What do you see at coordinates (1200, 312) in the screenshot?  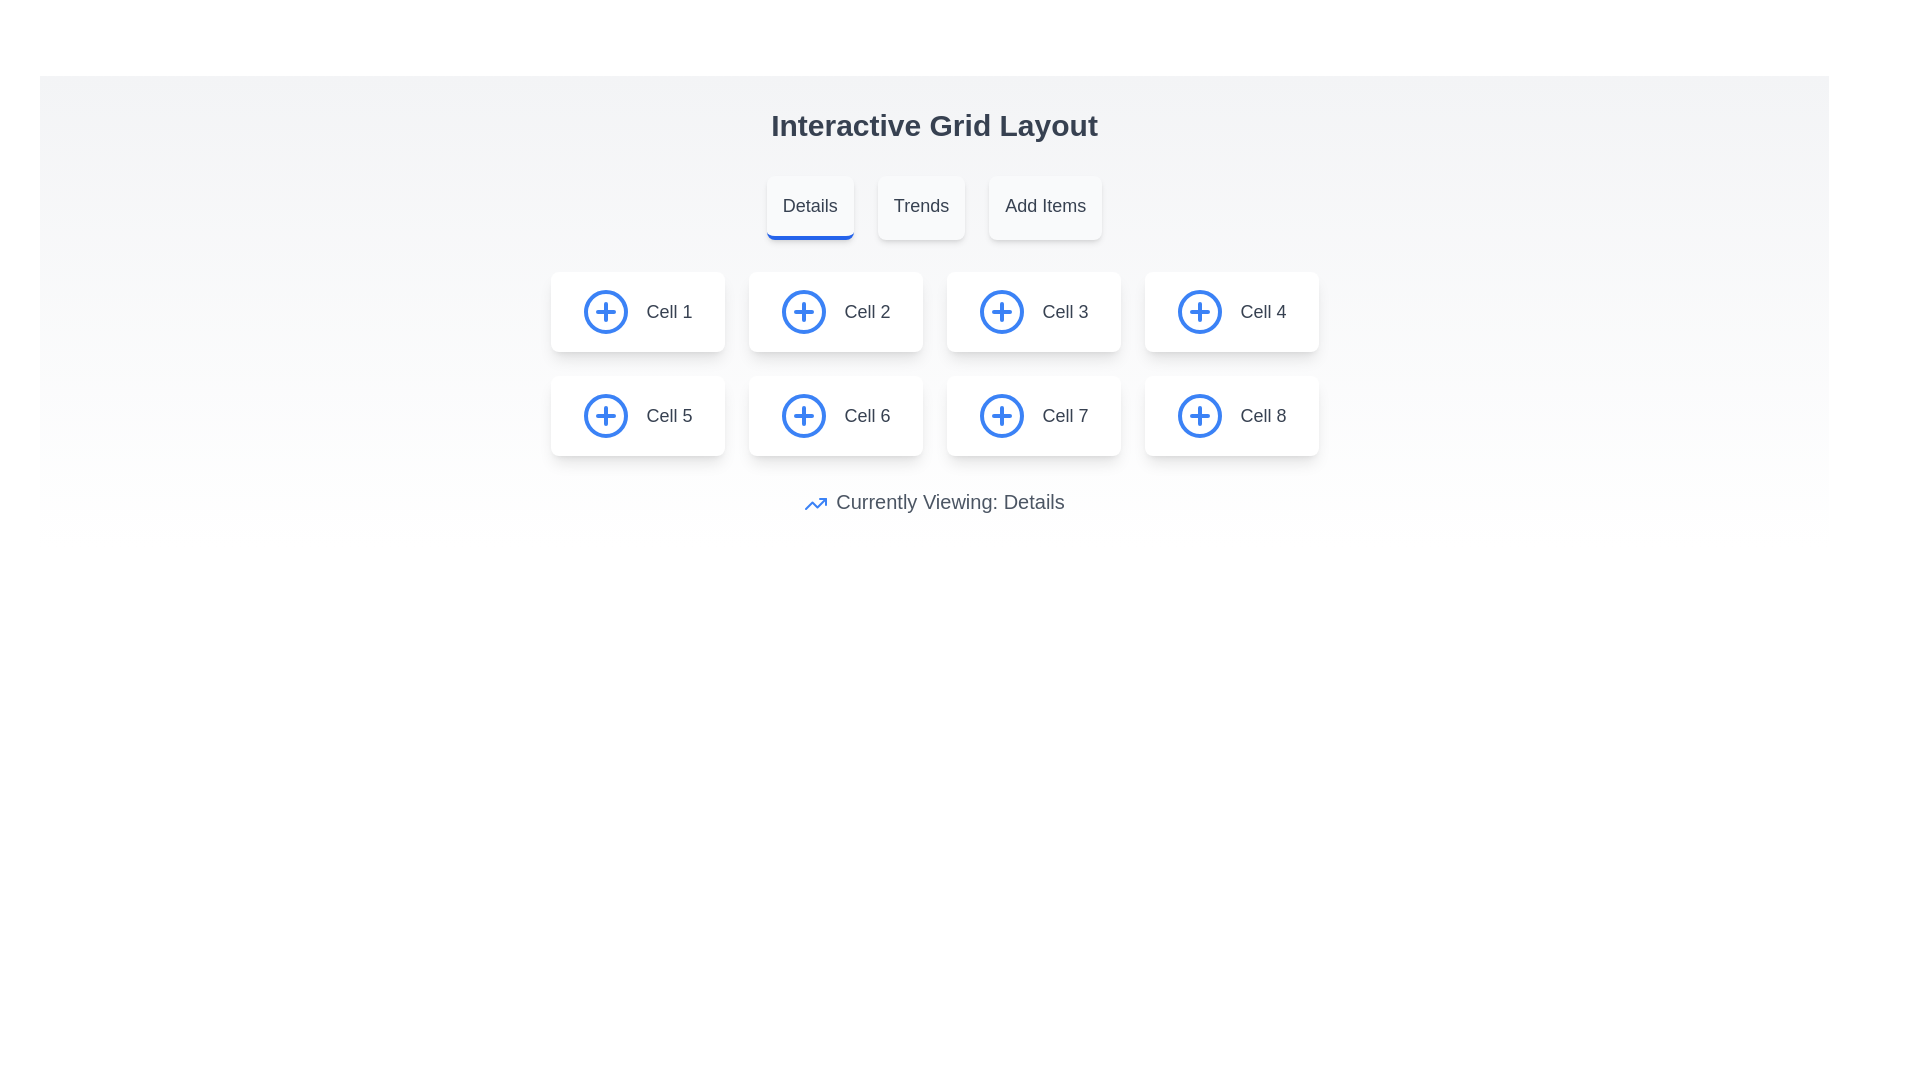 I see `the blue circle with a plus icon located in the 'Cell 4' card in the top-right quadrant of the grid layout` at bounding box center [1200, 312].